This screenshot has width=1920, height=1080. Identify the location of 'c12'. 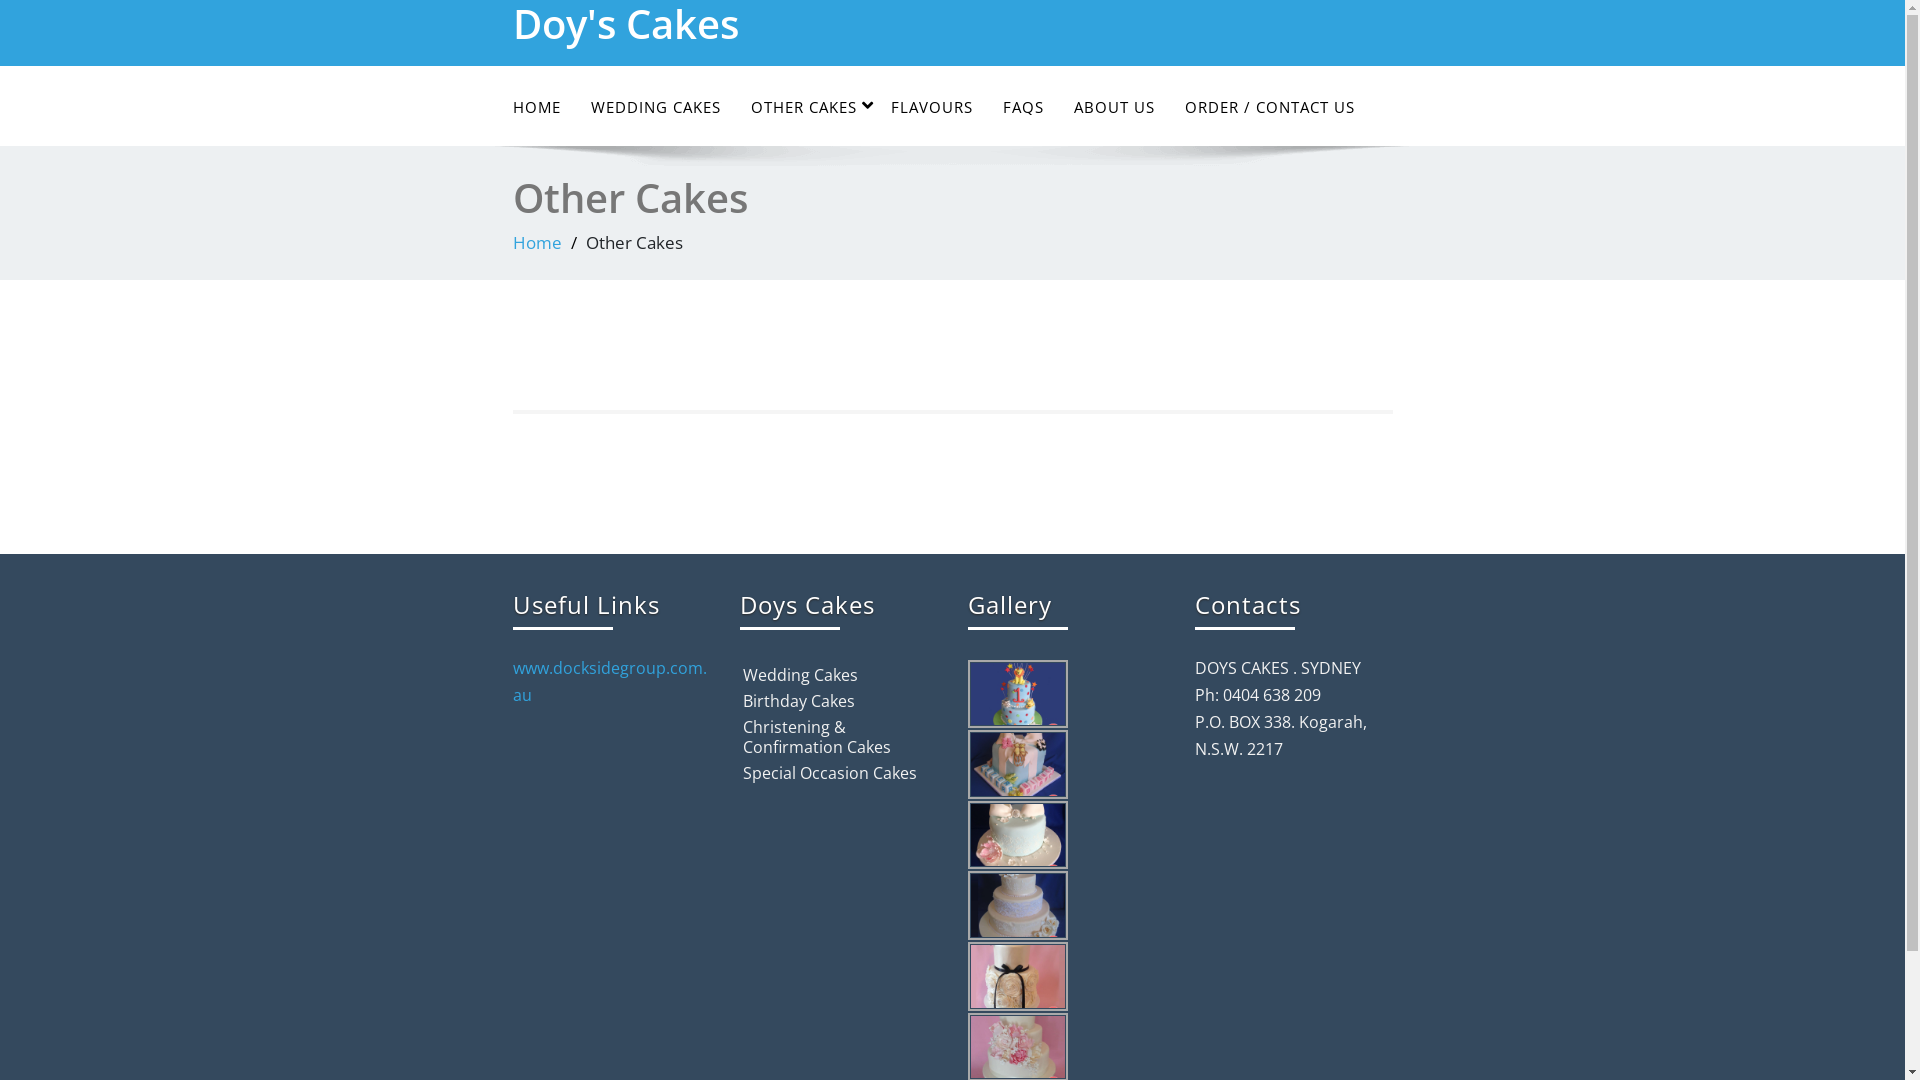
(968, 764).